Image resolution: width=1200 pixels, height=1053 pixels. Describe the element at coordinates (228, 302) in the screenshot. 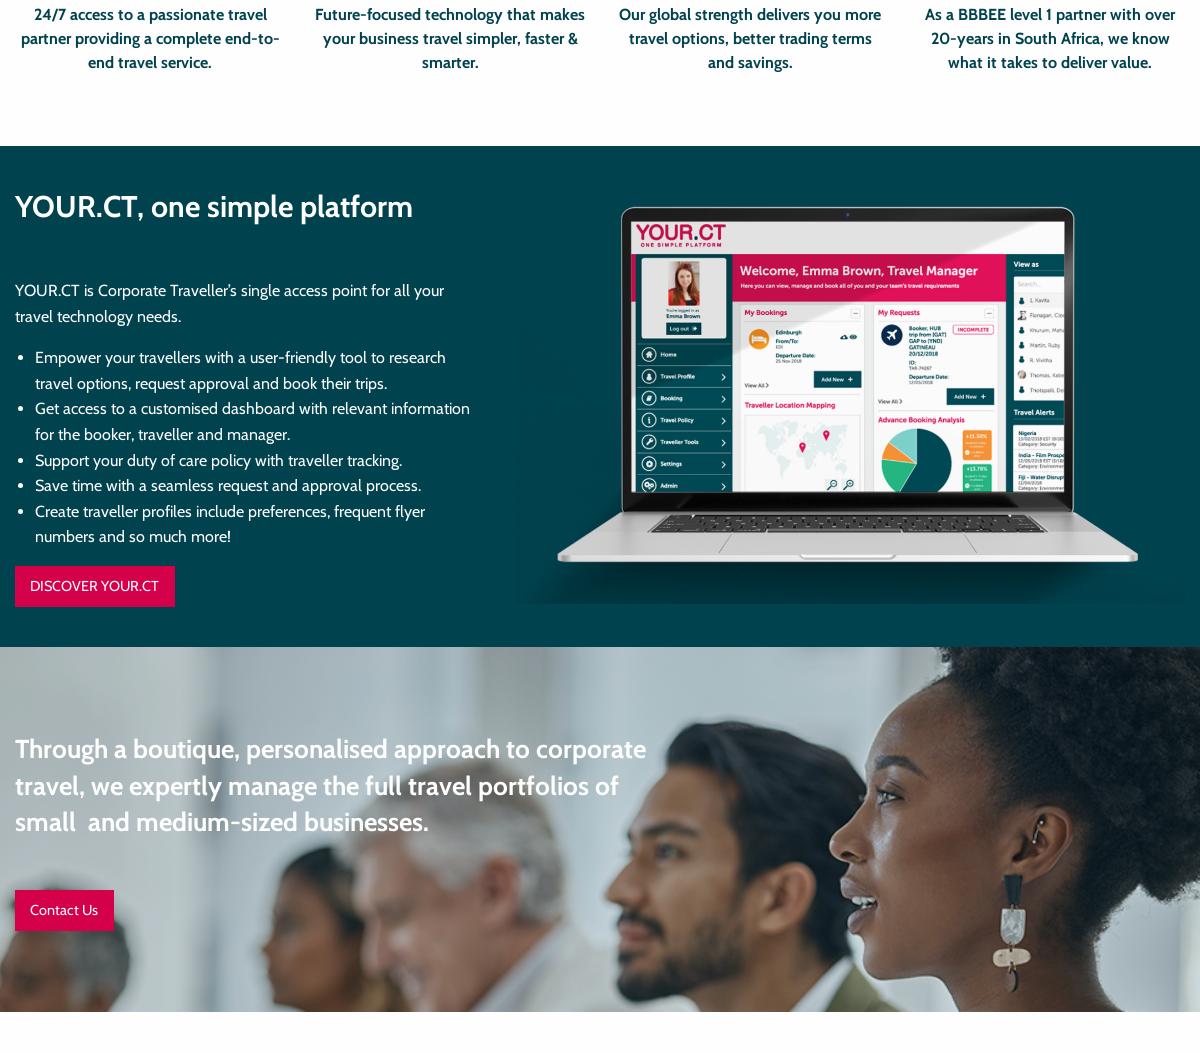

I see `'YOUR.CT is Corporate Traveller’s single access point for all your travel technology needs.'` at that location.